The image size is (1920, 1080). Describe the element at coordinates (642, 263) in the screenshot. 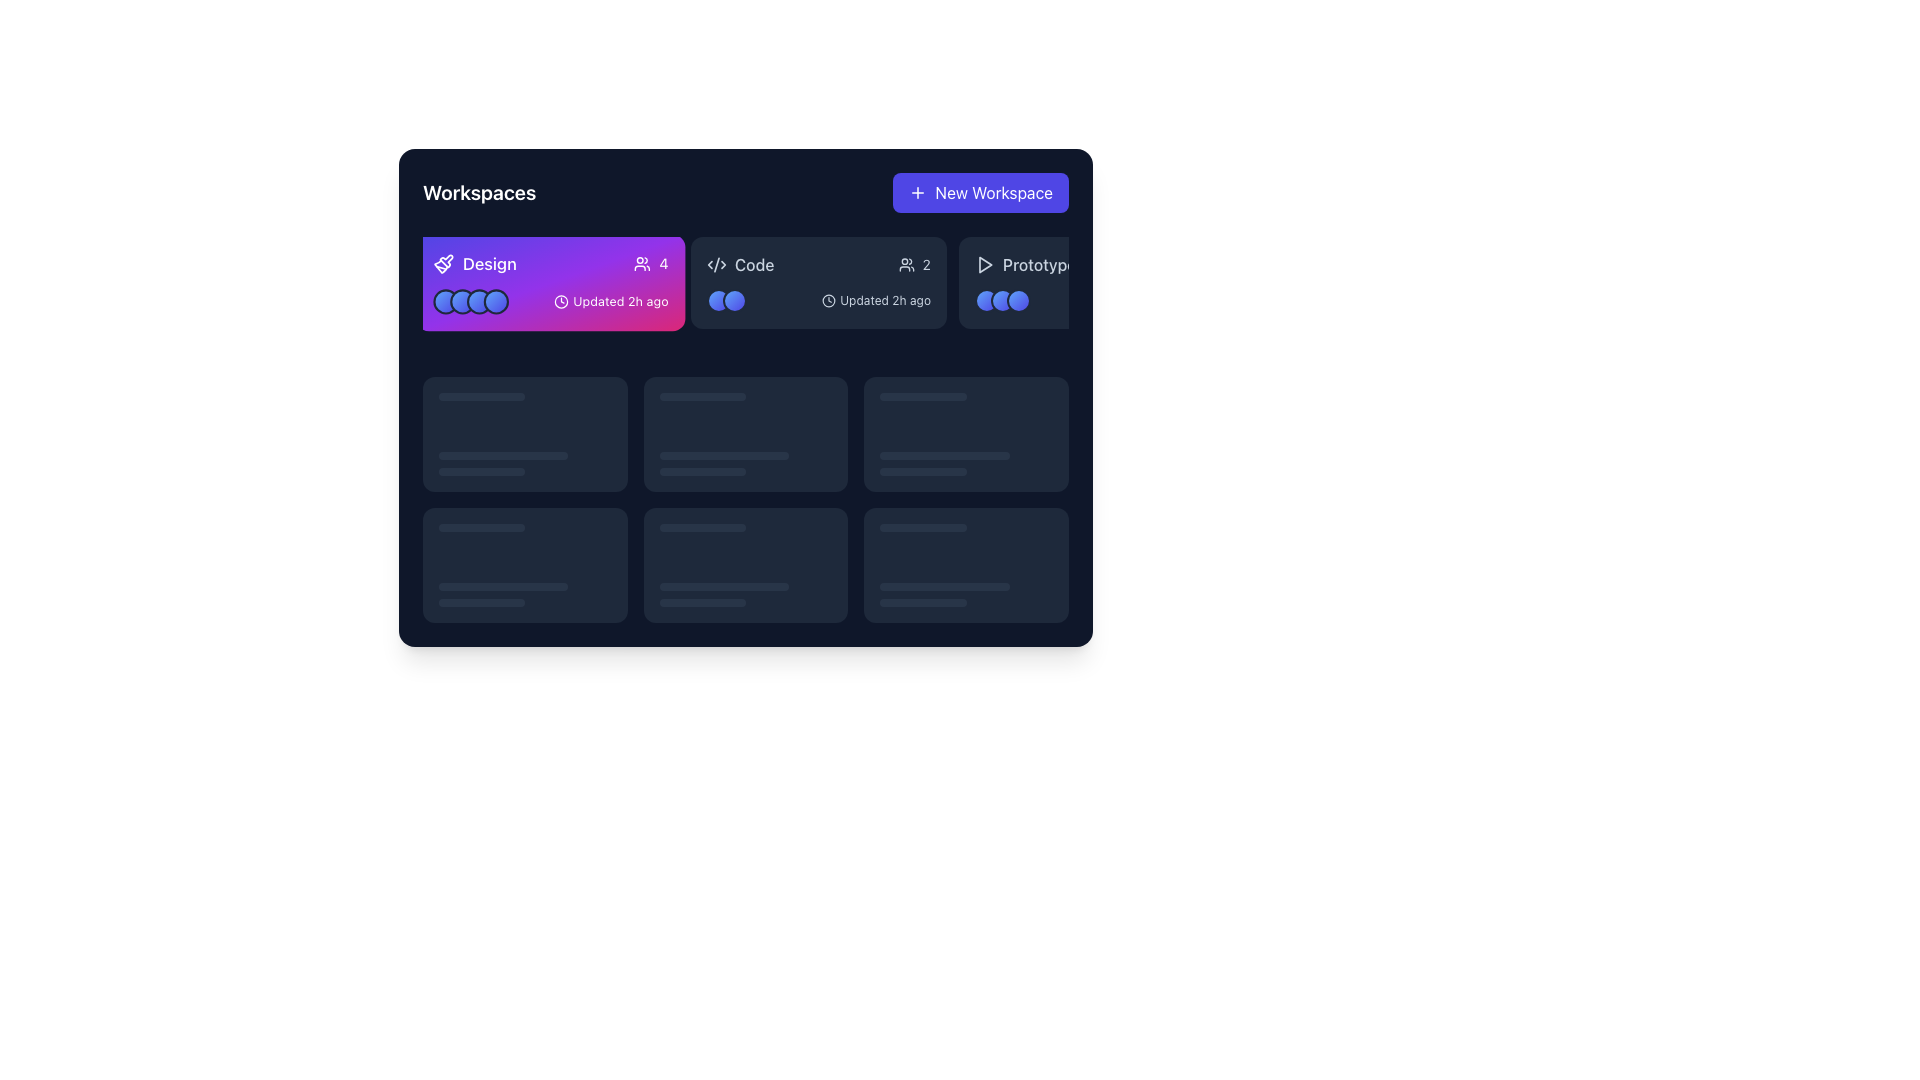

I see `the user group icon associated with the 'Design' workspace` at that location.